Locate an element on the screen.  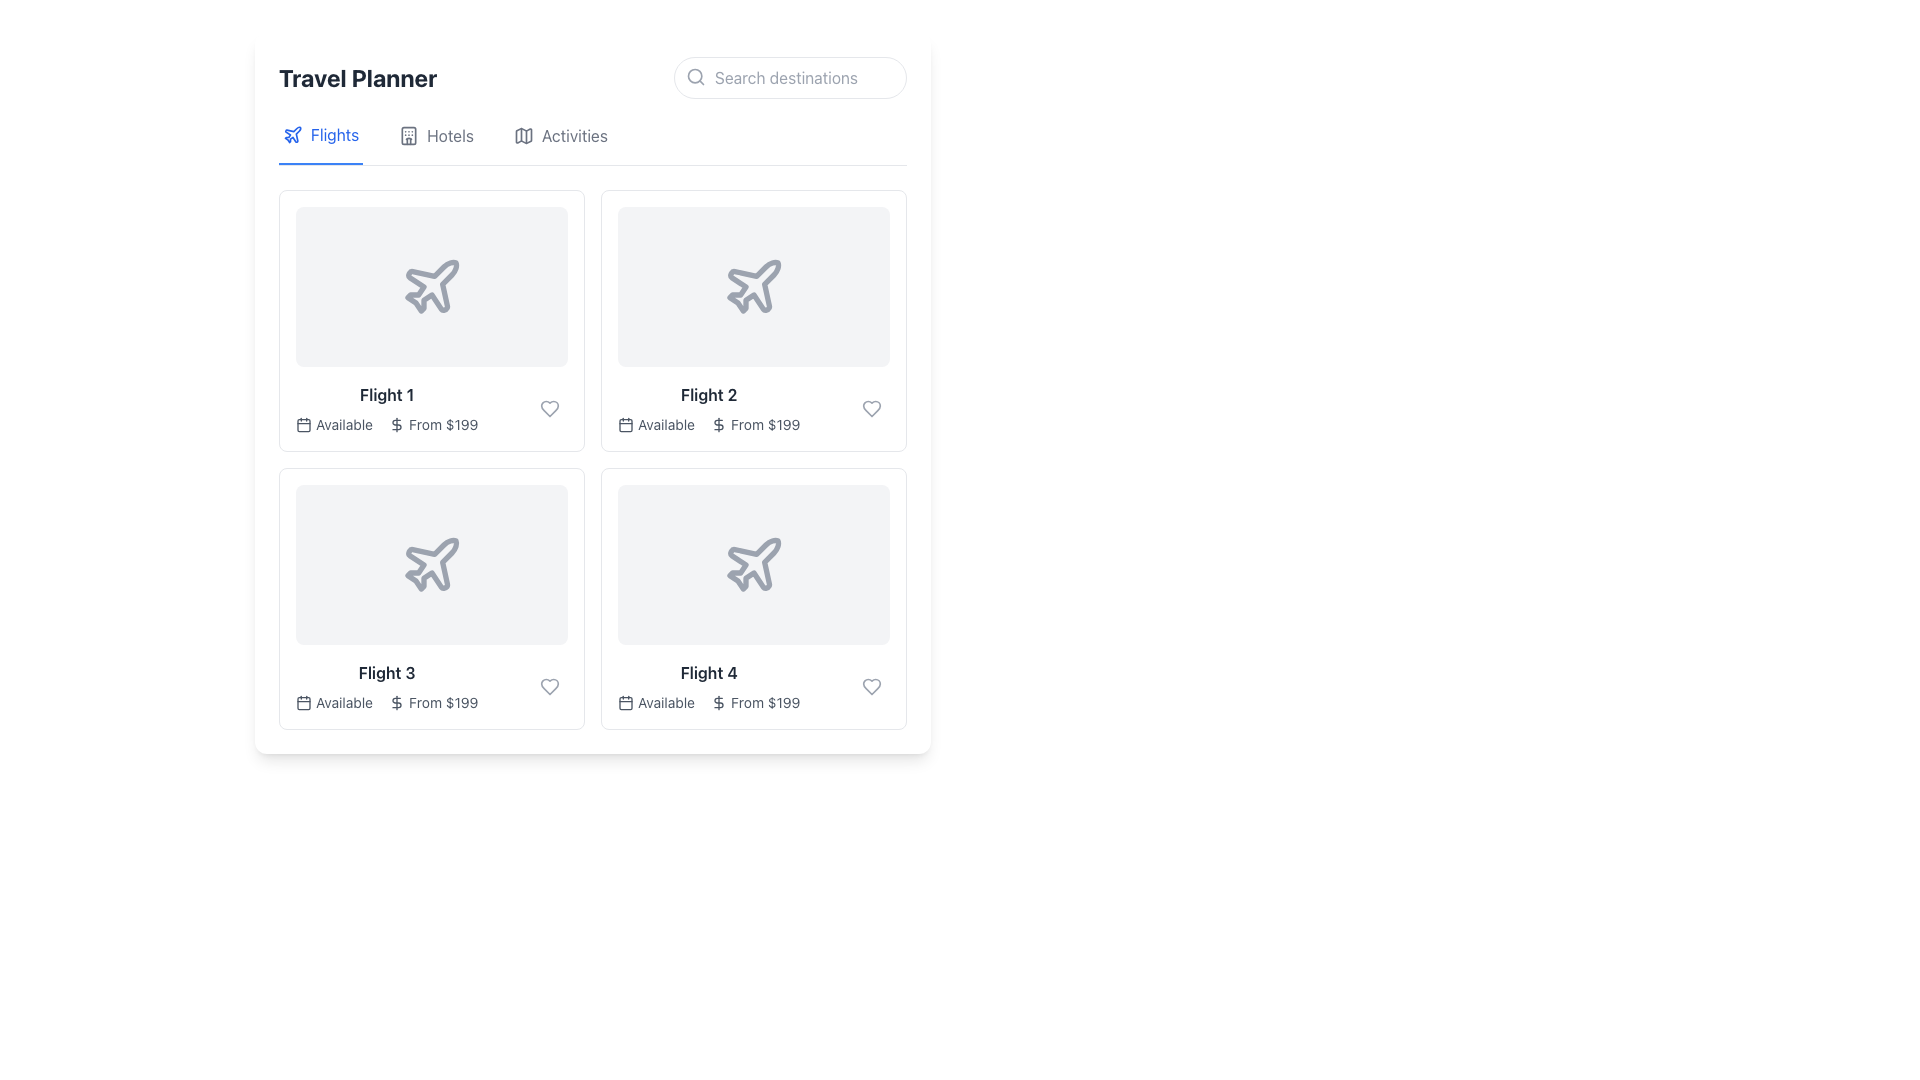
the airplane icon within the light gray rectangular area of the 'Flight 3' card located in the second row, first column of the flight options grid is located at coordinates (431, 564).